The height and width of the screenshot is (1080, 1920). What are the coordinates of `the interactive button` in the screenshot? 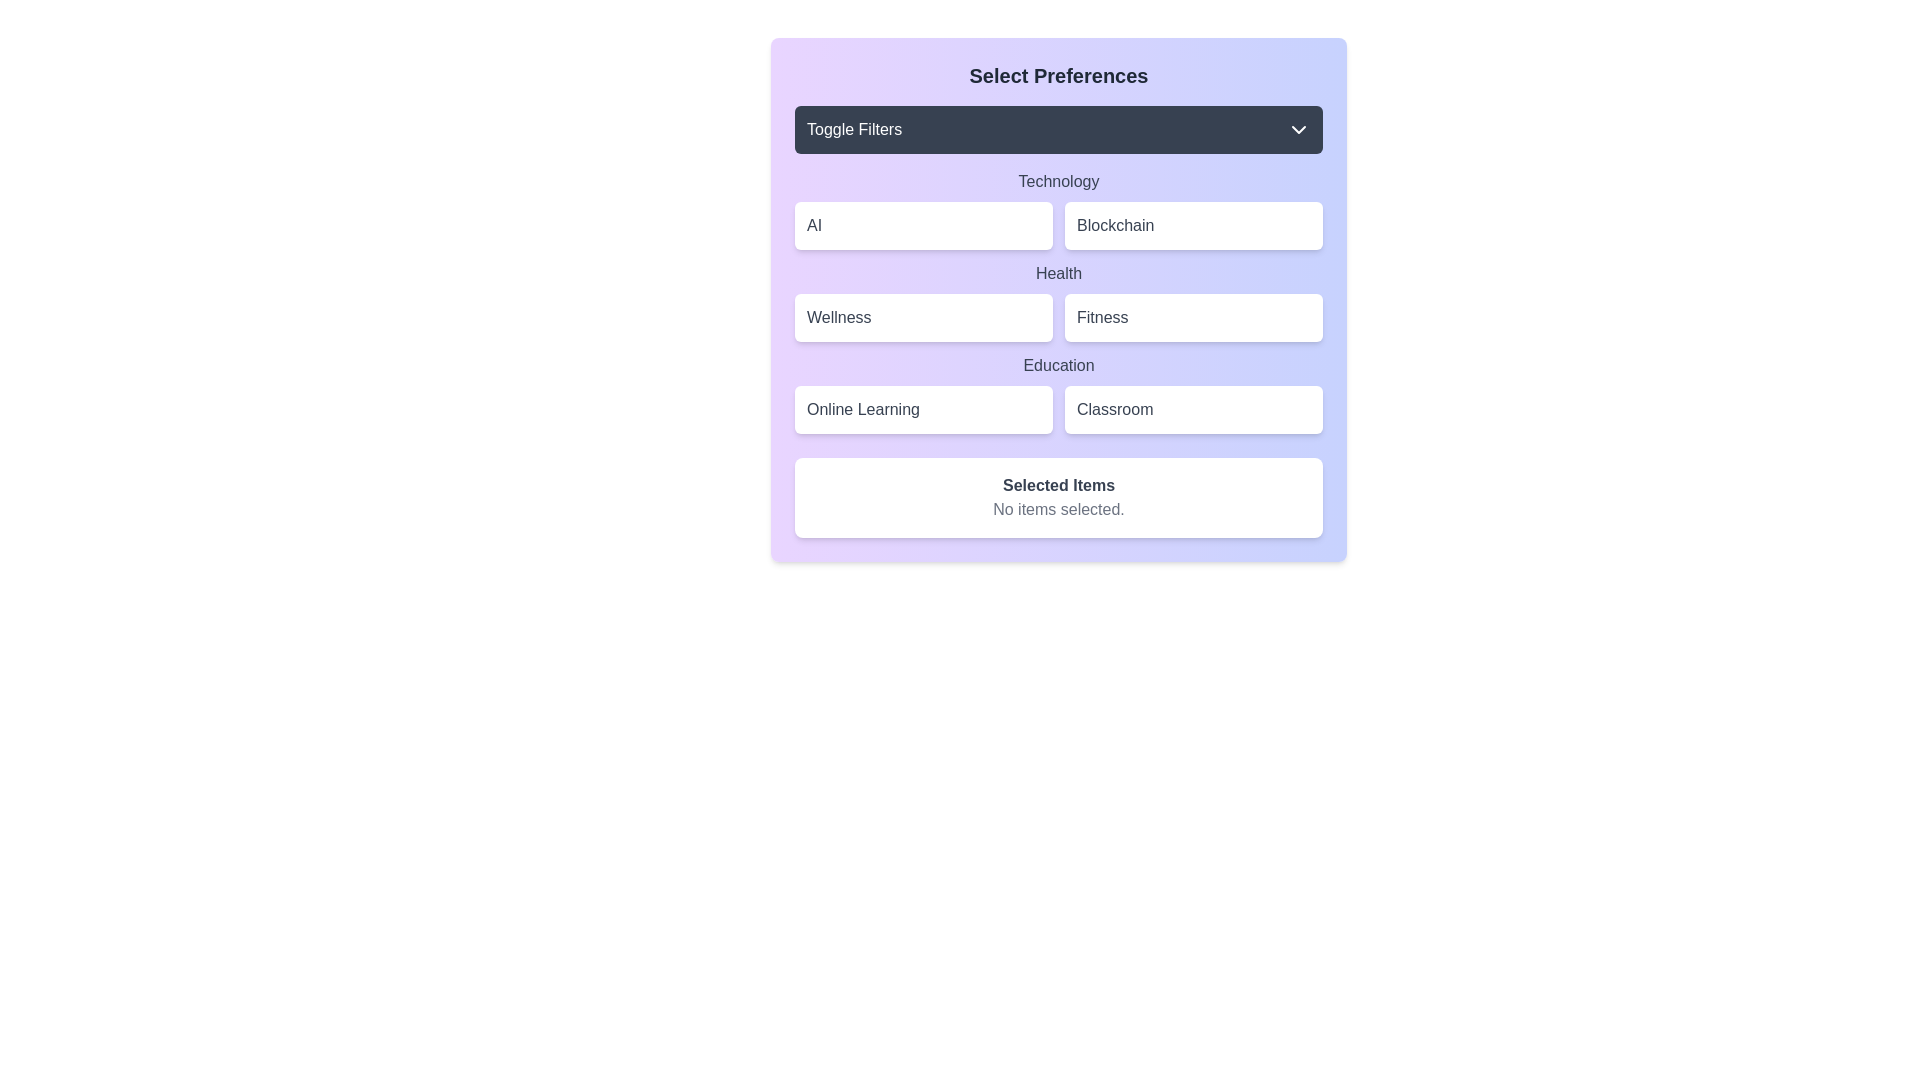 It's located at (1058, 300).